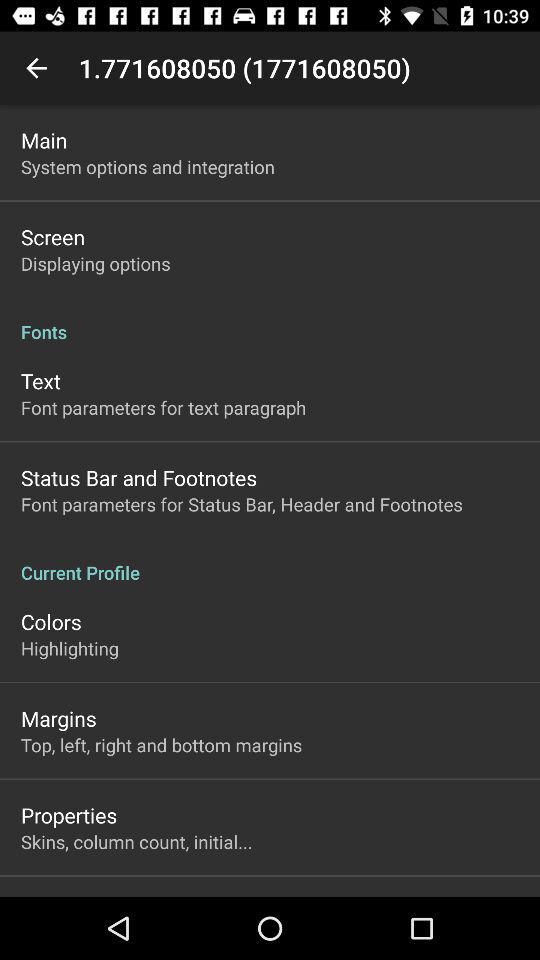  I want to click on the icon to the left of the 1.771608050 (1771608050) icon, so click(36, 68).